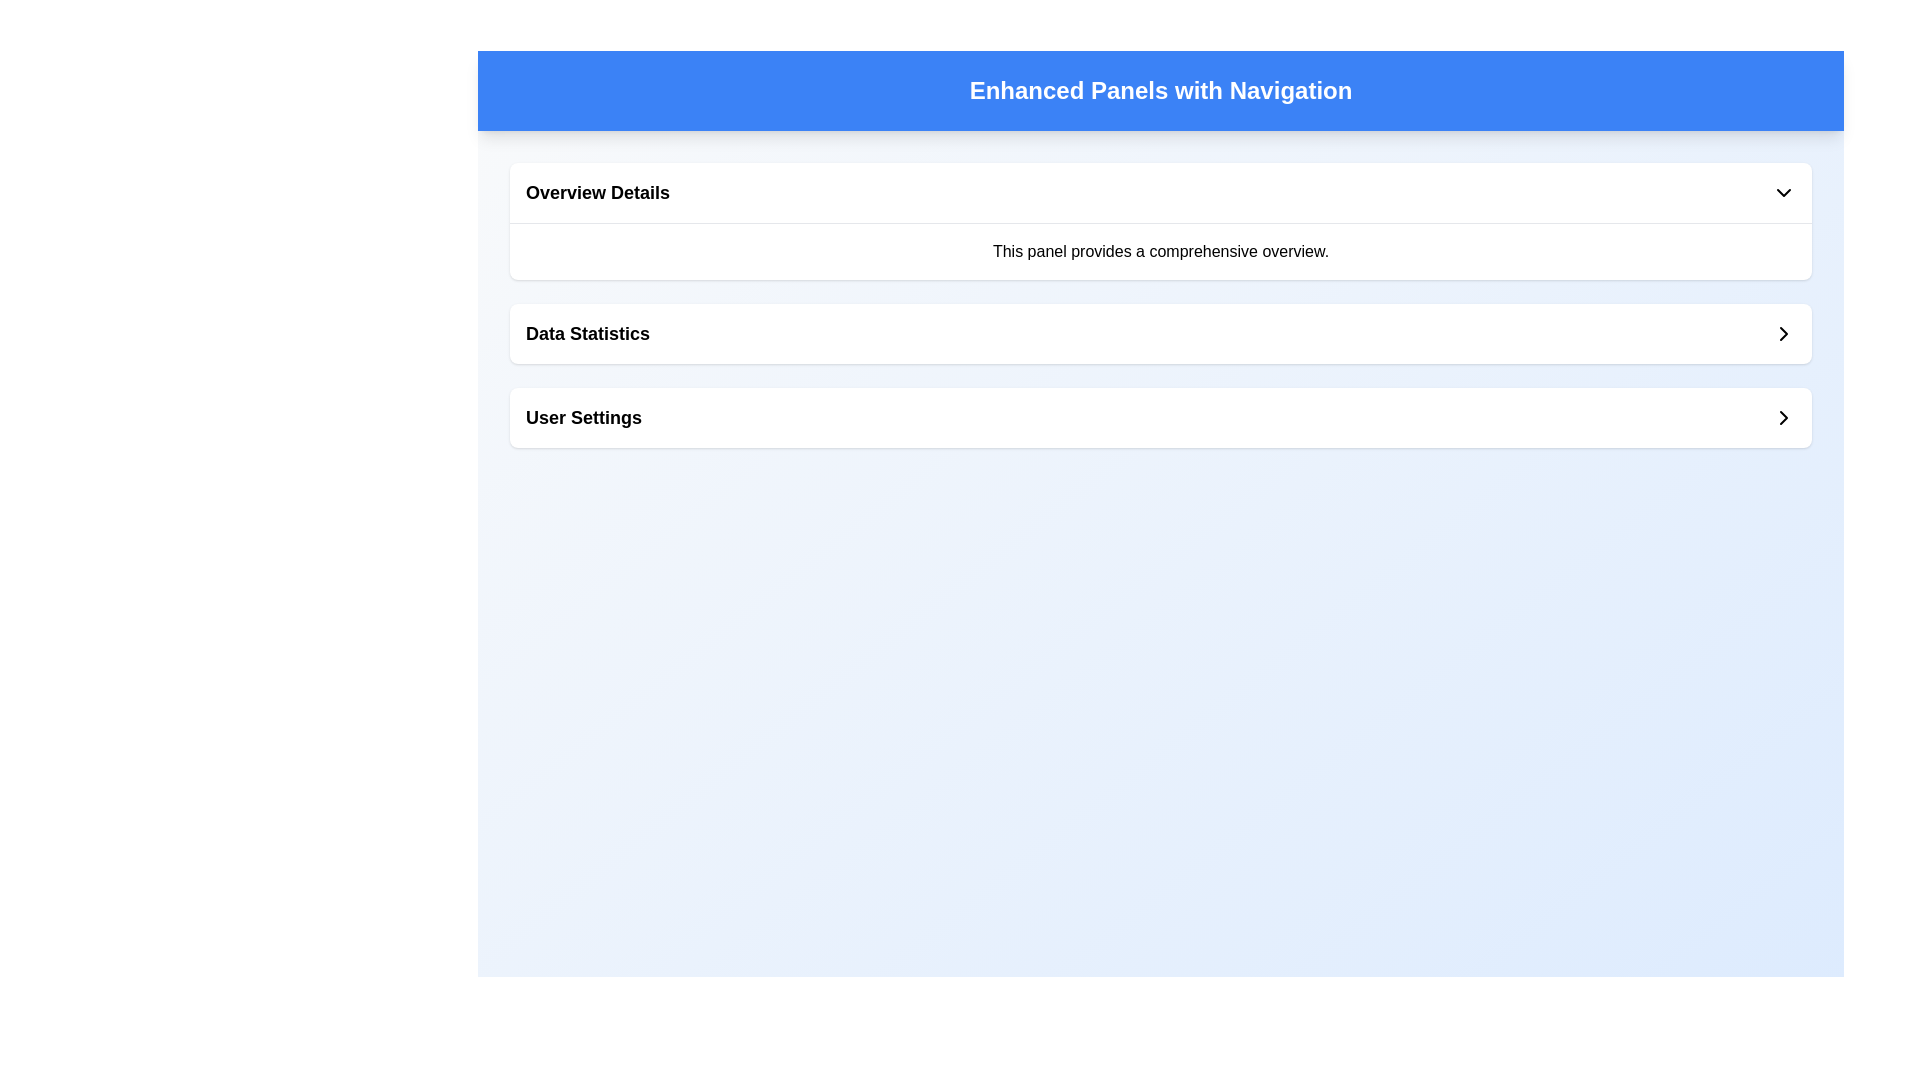 This screenshot has width=1920, height=1080. Describe the element at coordinates (1161, 333) in the screenshot. I see `the Button styled as a list item that serves as an entry point for viewing or interacting with data statistics` at that location.